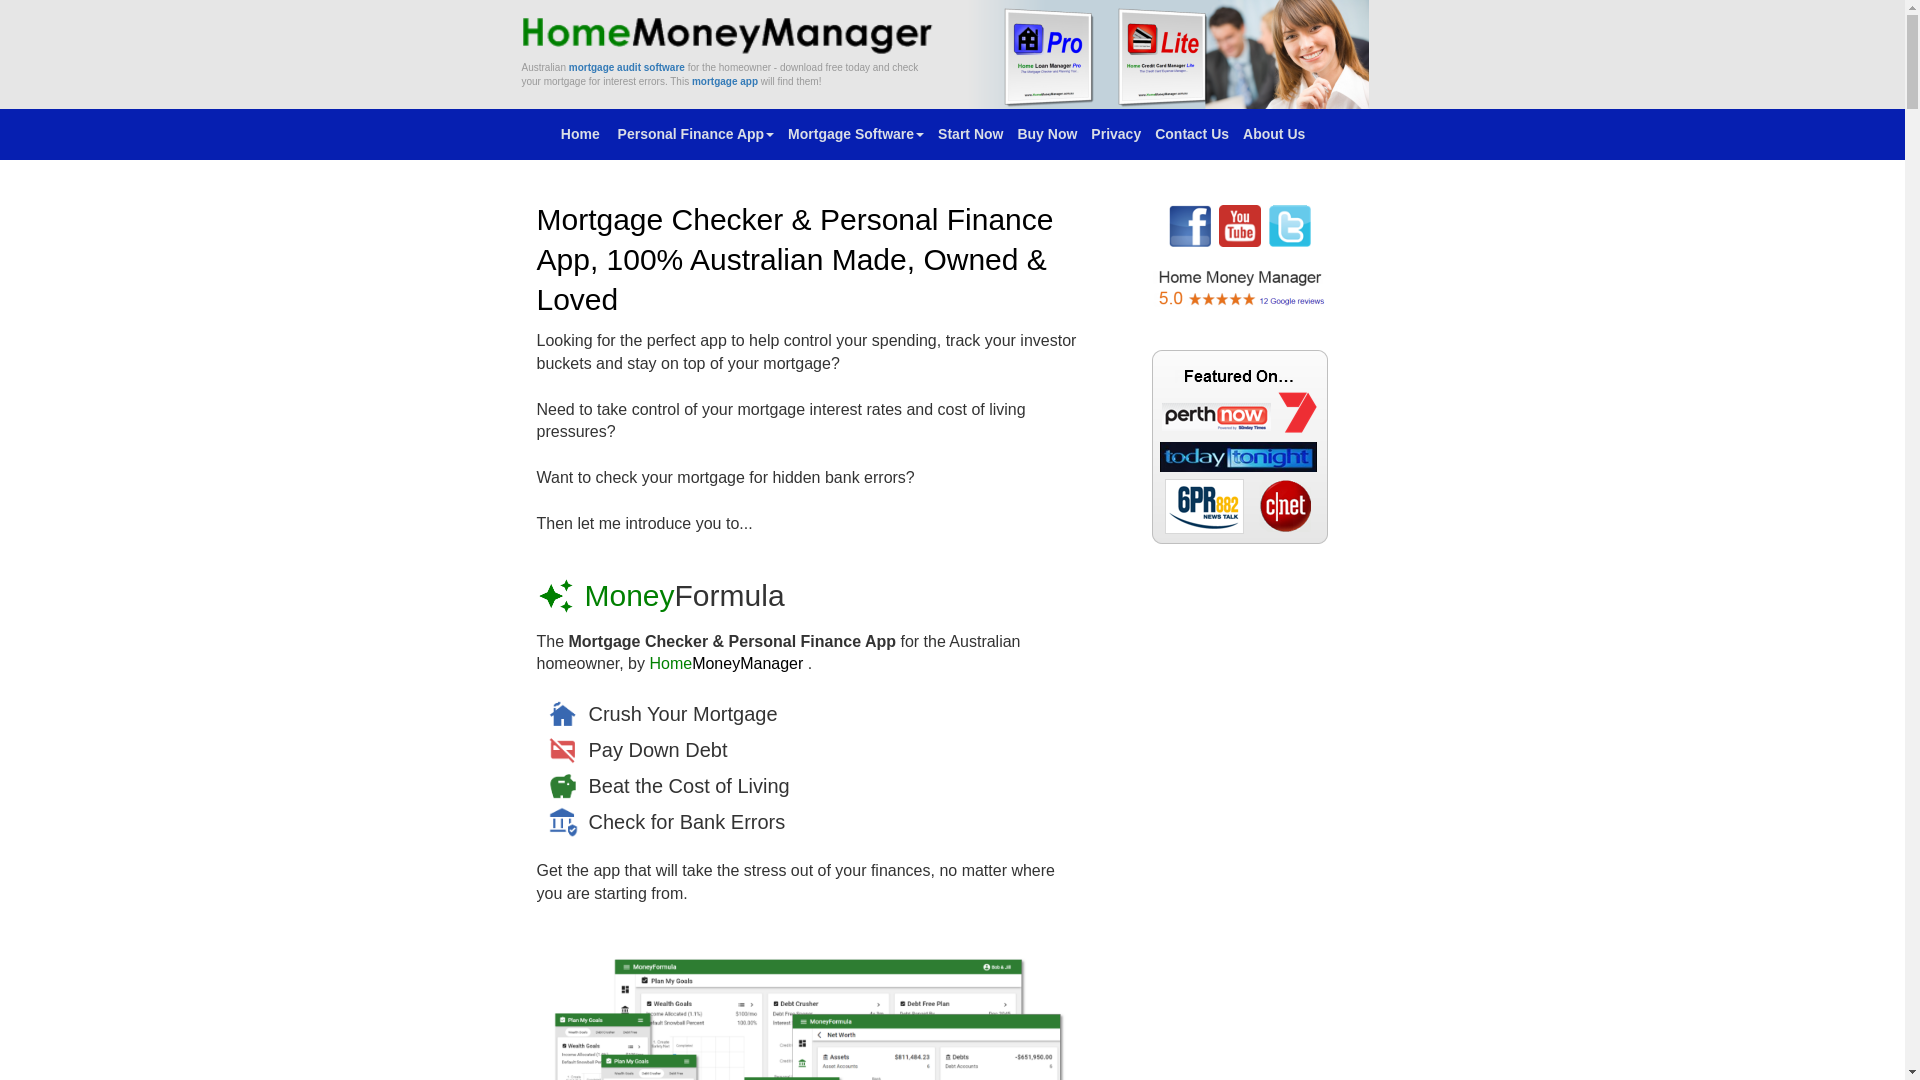 This screenshot has height=1080, width=1920. I want to click on 'Mortgage Software', so click(855, 134).